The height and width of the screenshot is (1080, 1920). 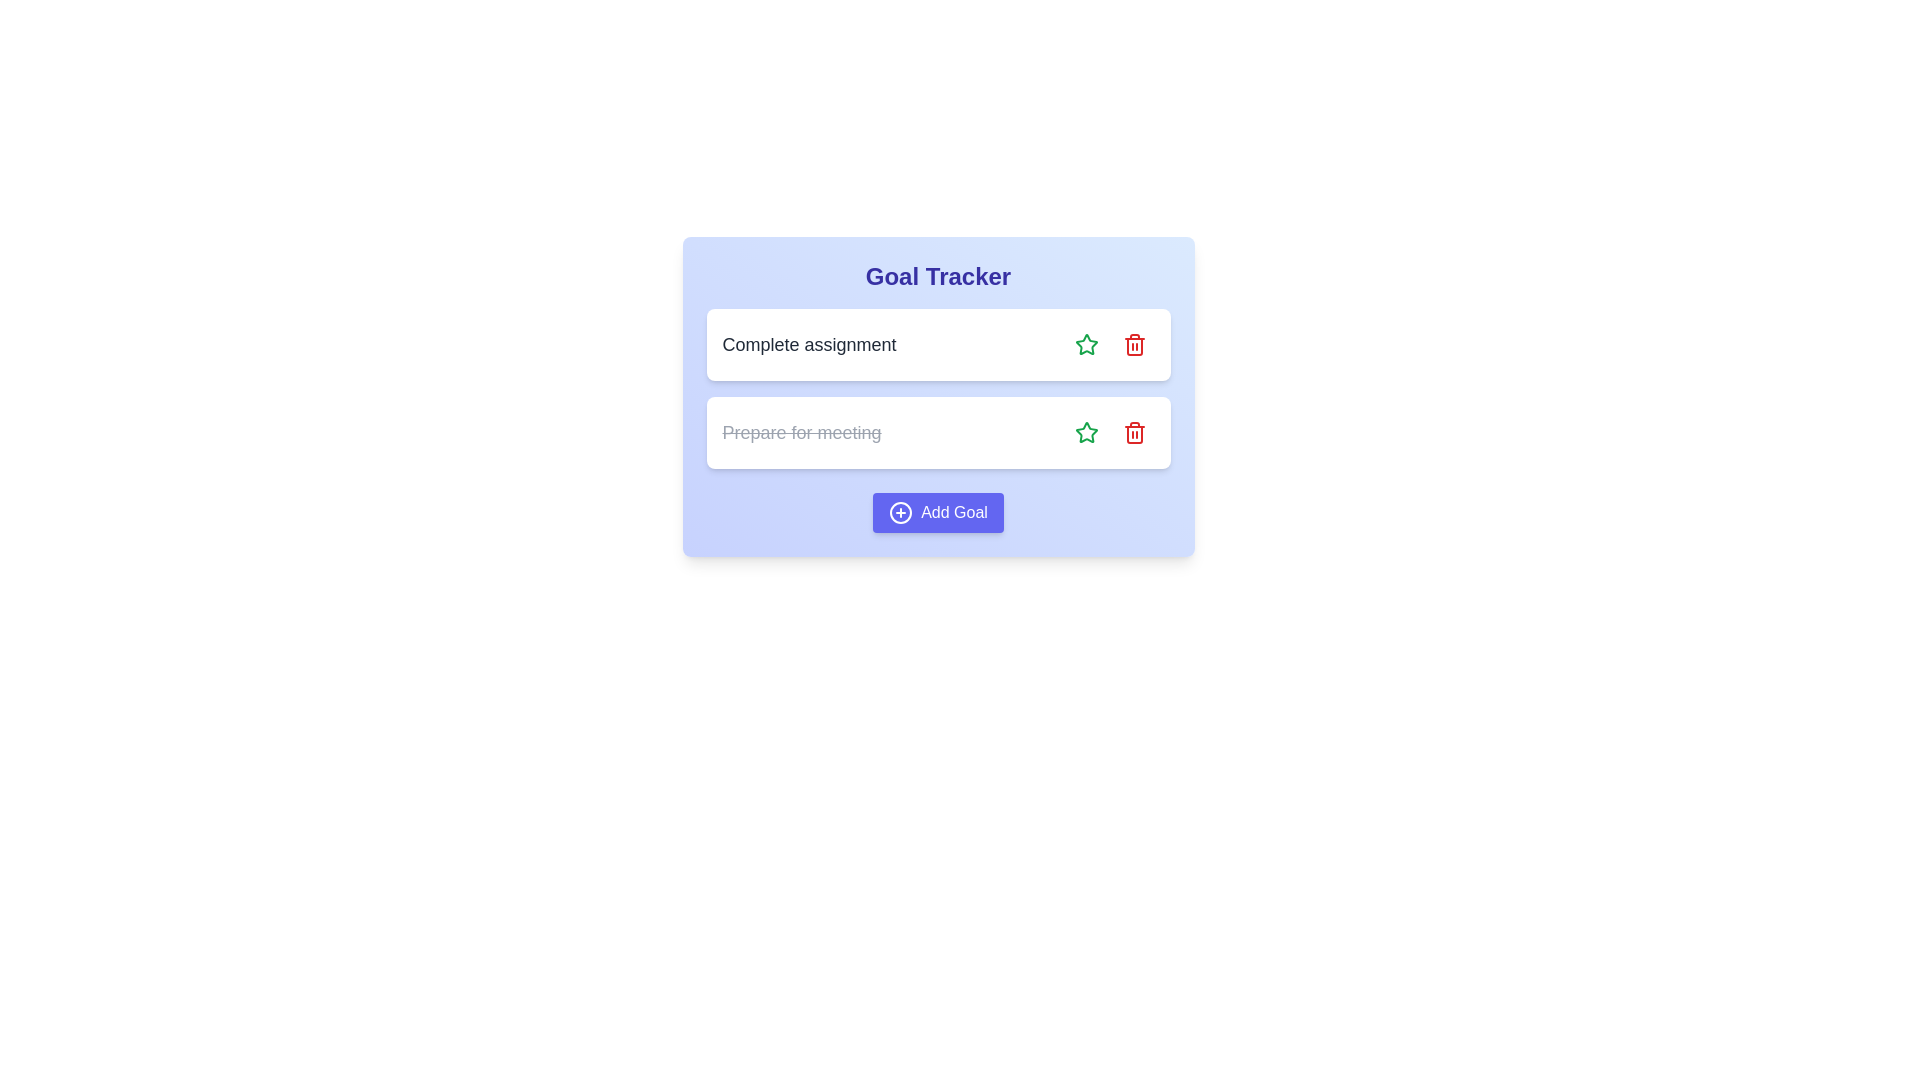 I want to click on or tab to the outlined green star icon button located immediately to the right of the text 'Prepare for meeting' in the second row of the goal list for keyboard accessibility, so click(x=1085, y=431).